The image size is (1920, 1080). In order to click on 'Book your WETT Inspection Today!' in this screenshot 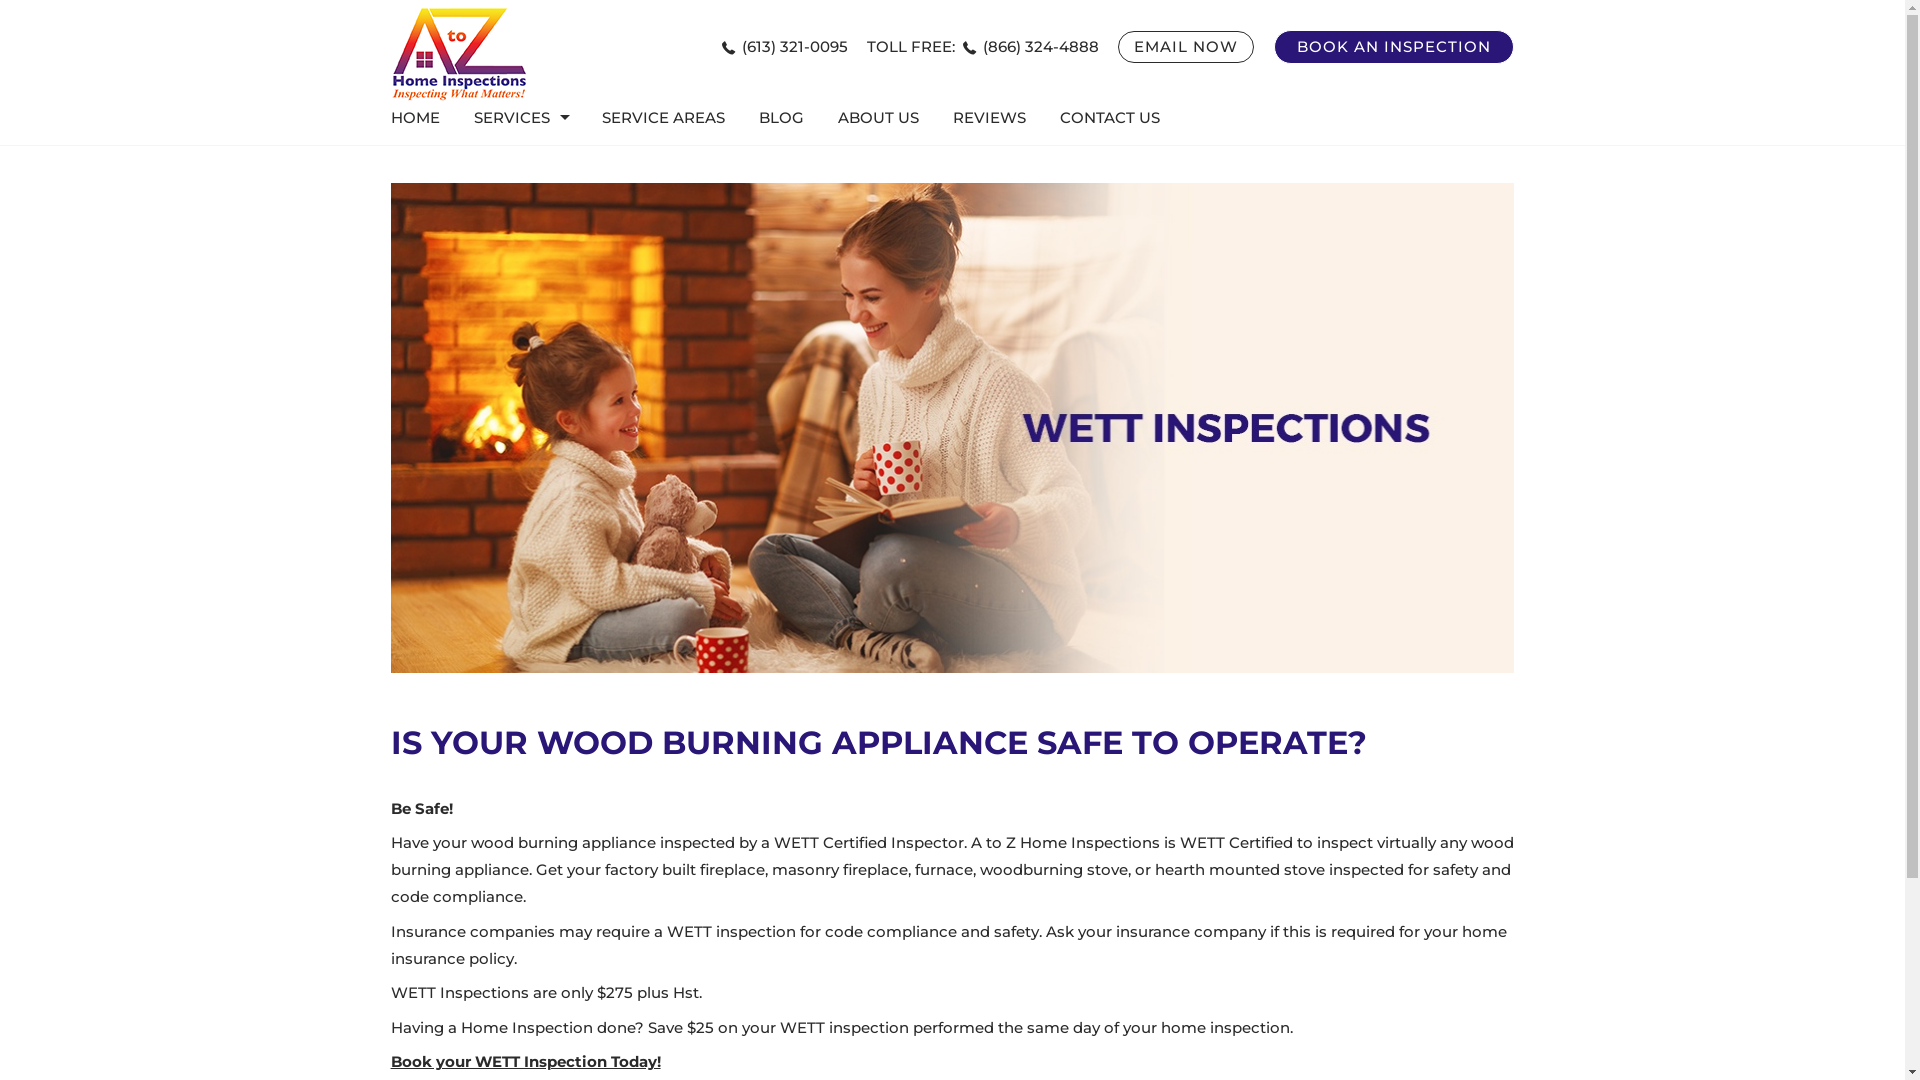, I will do `click(526, 1060)`.